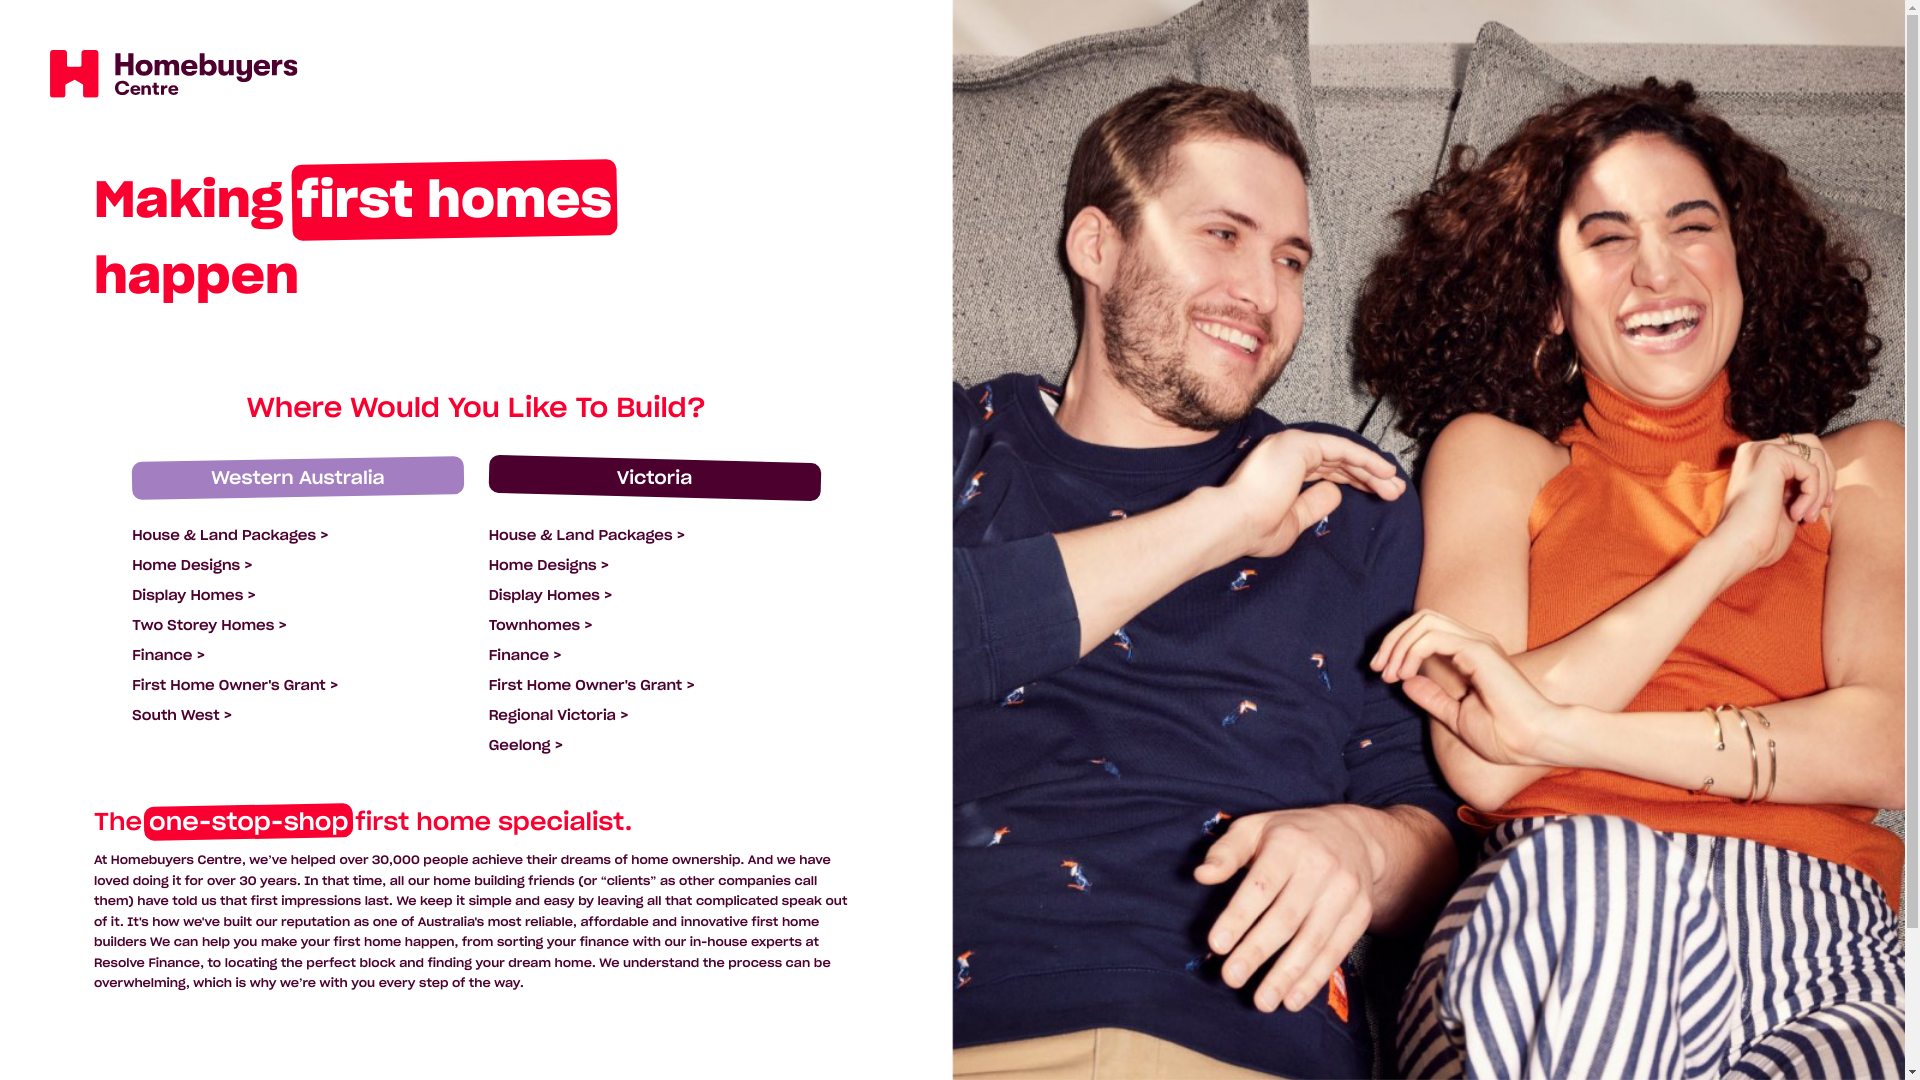 Image resolution: width=1920 pixels, height=1080 pixels. I want to click on 'First Home Owner's Grant >', so click(590, 684).